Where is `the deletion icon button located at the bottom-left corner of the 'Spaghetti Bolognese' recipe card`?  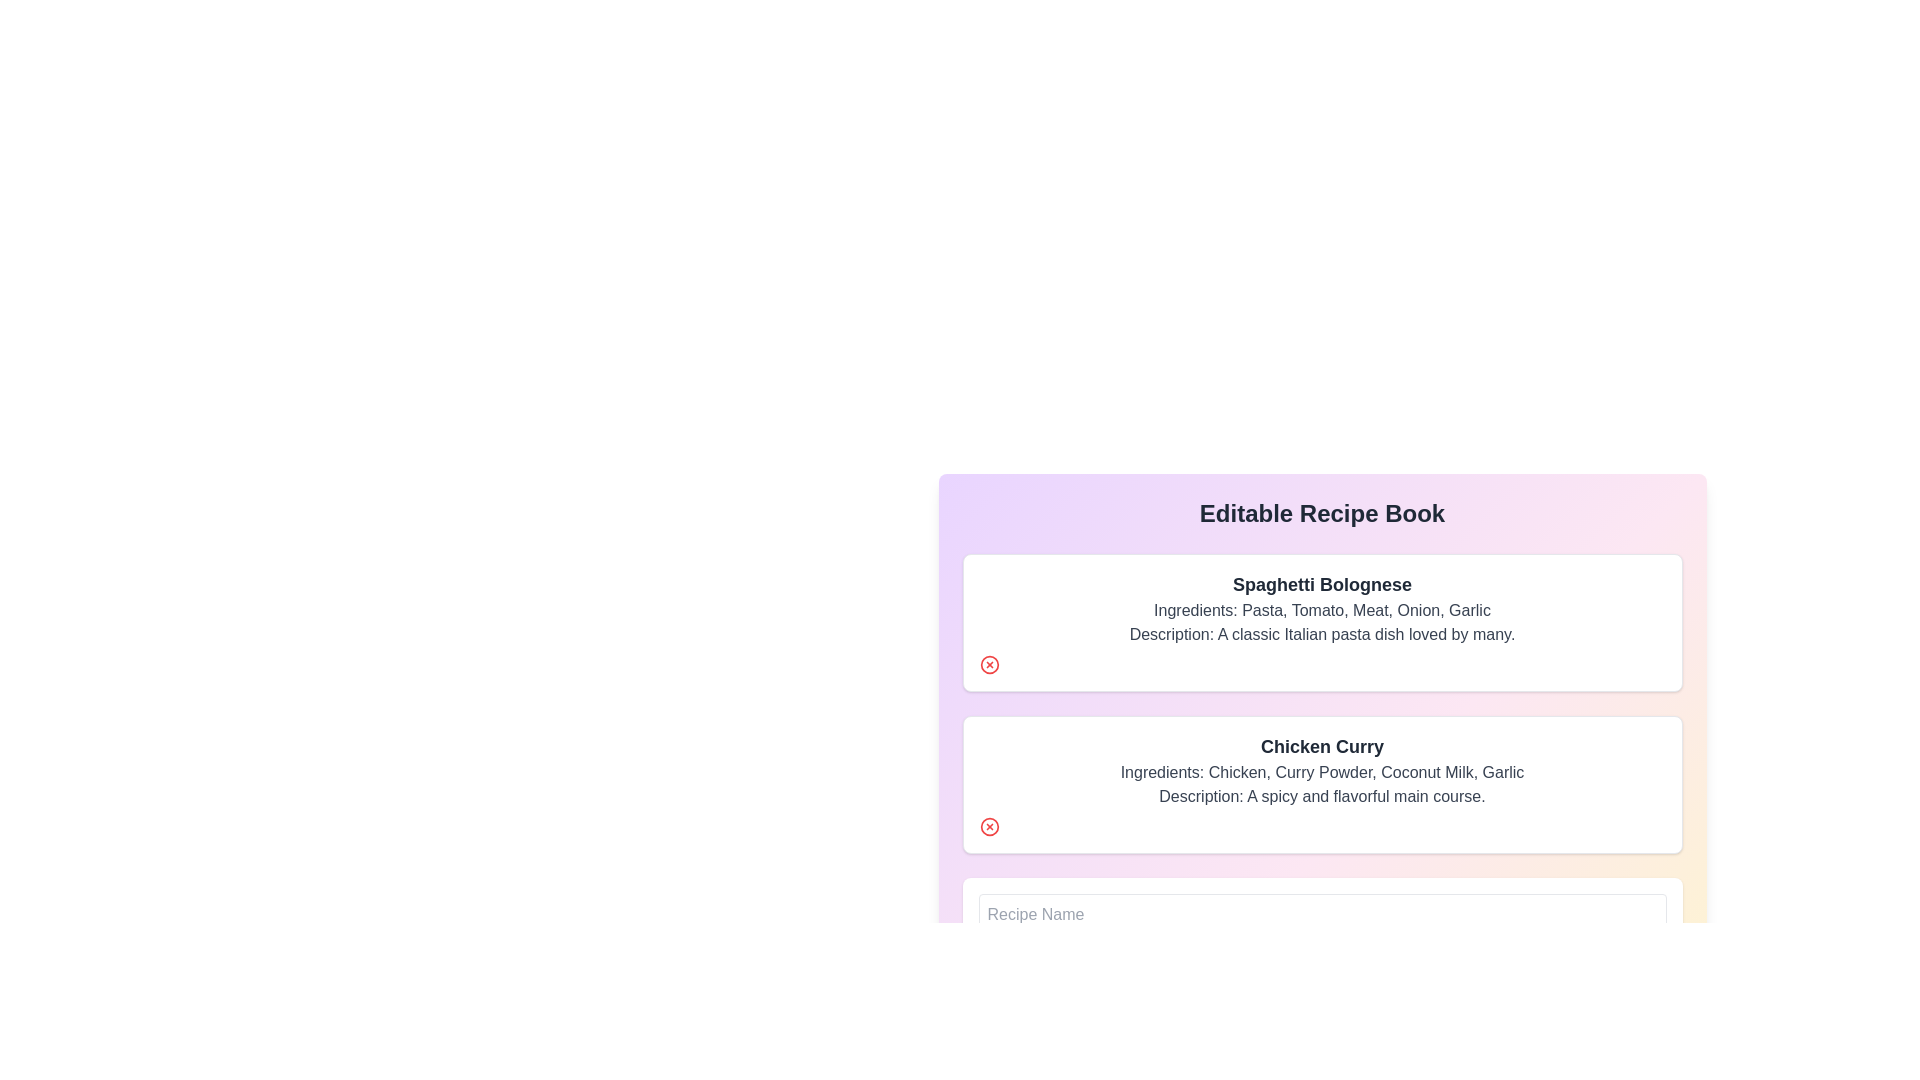 the deletion icon button located at the bottom-left corner of the 'Spaghetti Bolognese' recipe card is located at coordinates (989, 664).